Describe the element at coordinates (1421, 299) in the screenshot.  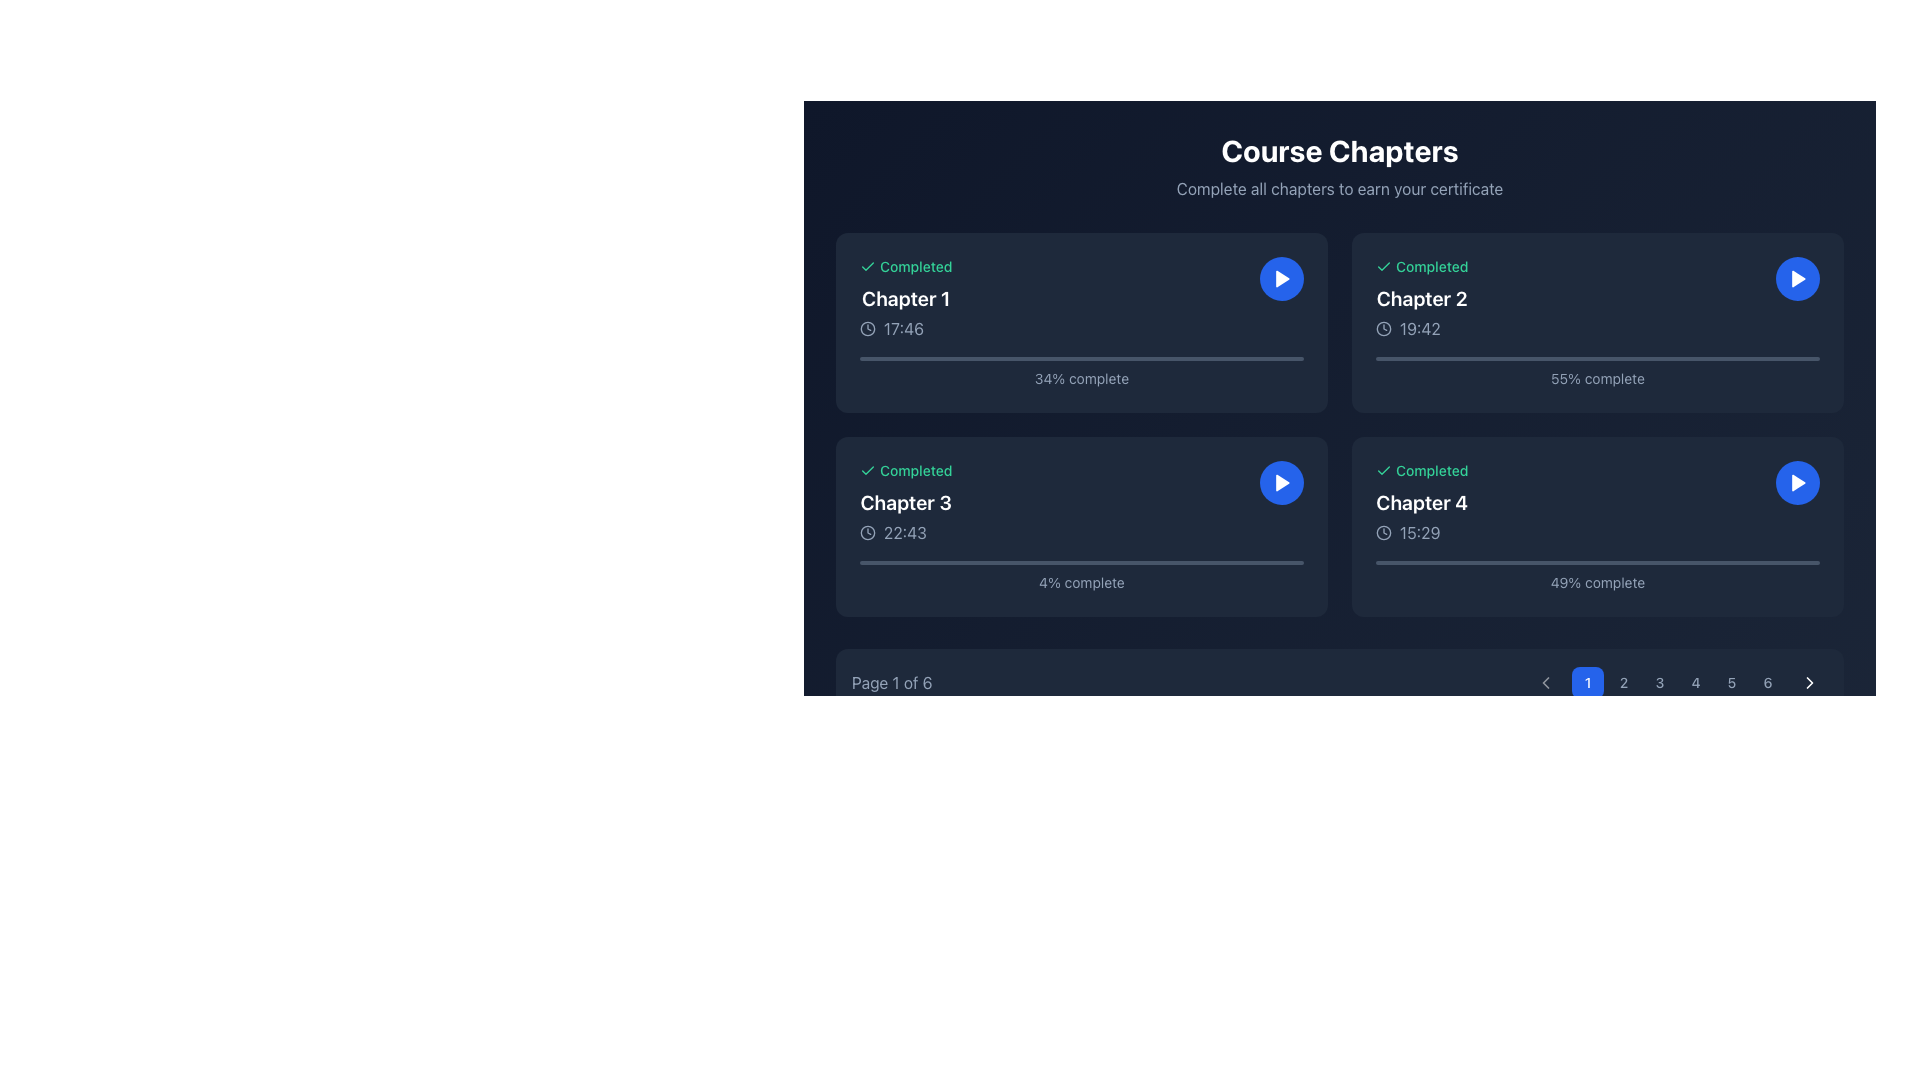
I see `the text label displaying 'Chapter 2', which is styled with bold white text on a dark background and is located in the top row, second column of a grid layout` at that location.